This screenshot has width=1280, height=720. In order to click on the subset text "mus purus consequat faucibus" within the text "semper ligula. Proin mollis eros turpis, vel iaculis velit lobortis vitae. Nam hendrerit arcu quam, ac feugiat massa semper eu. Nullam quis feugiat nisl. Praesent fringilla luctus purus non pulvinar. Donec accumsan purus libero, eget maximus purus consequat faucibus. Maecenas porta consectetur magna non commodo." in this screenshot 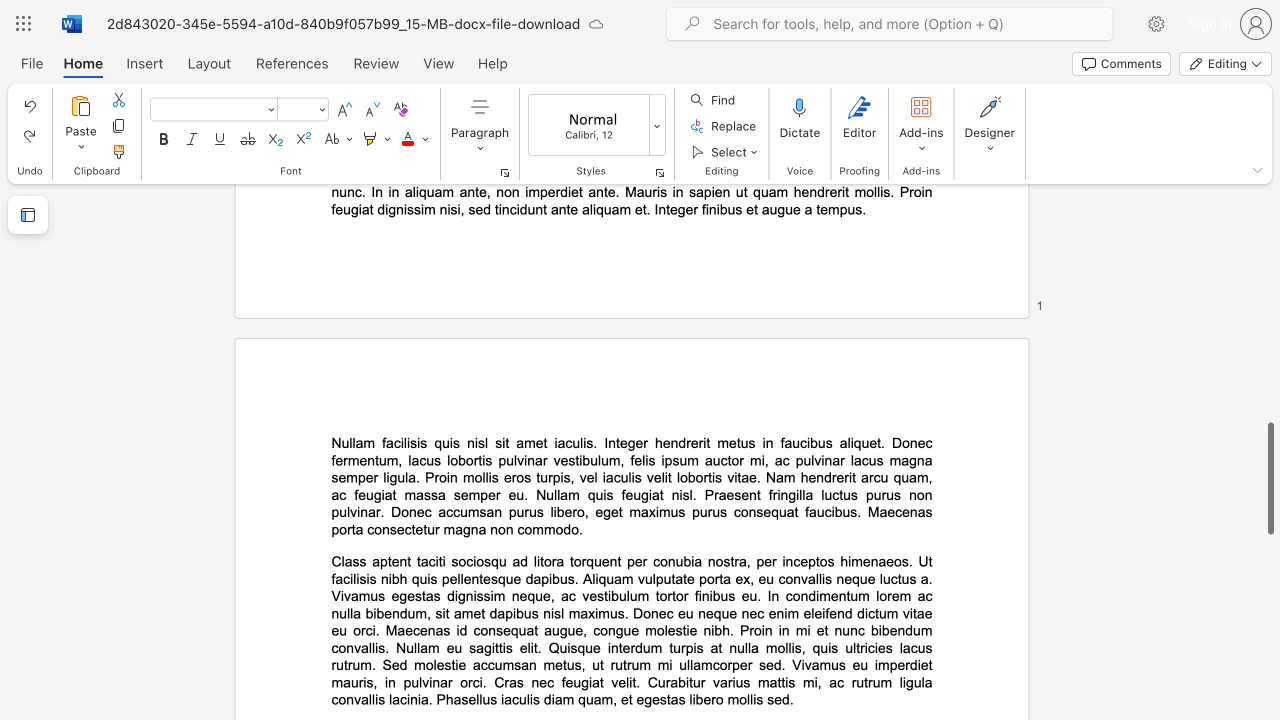, I will do `click(658, 511)`.